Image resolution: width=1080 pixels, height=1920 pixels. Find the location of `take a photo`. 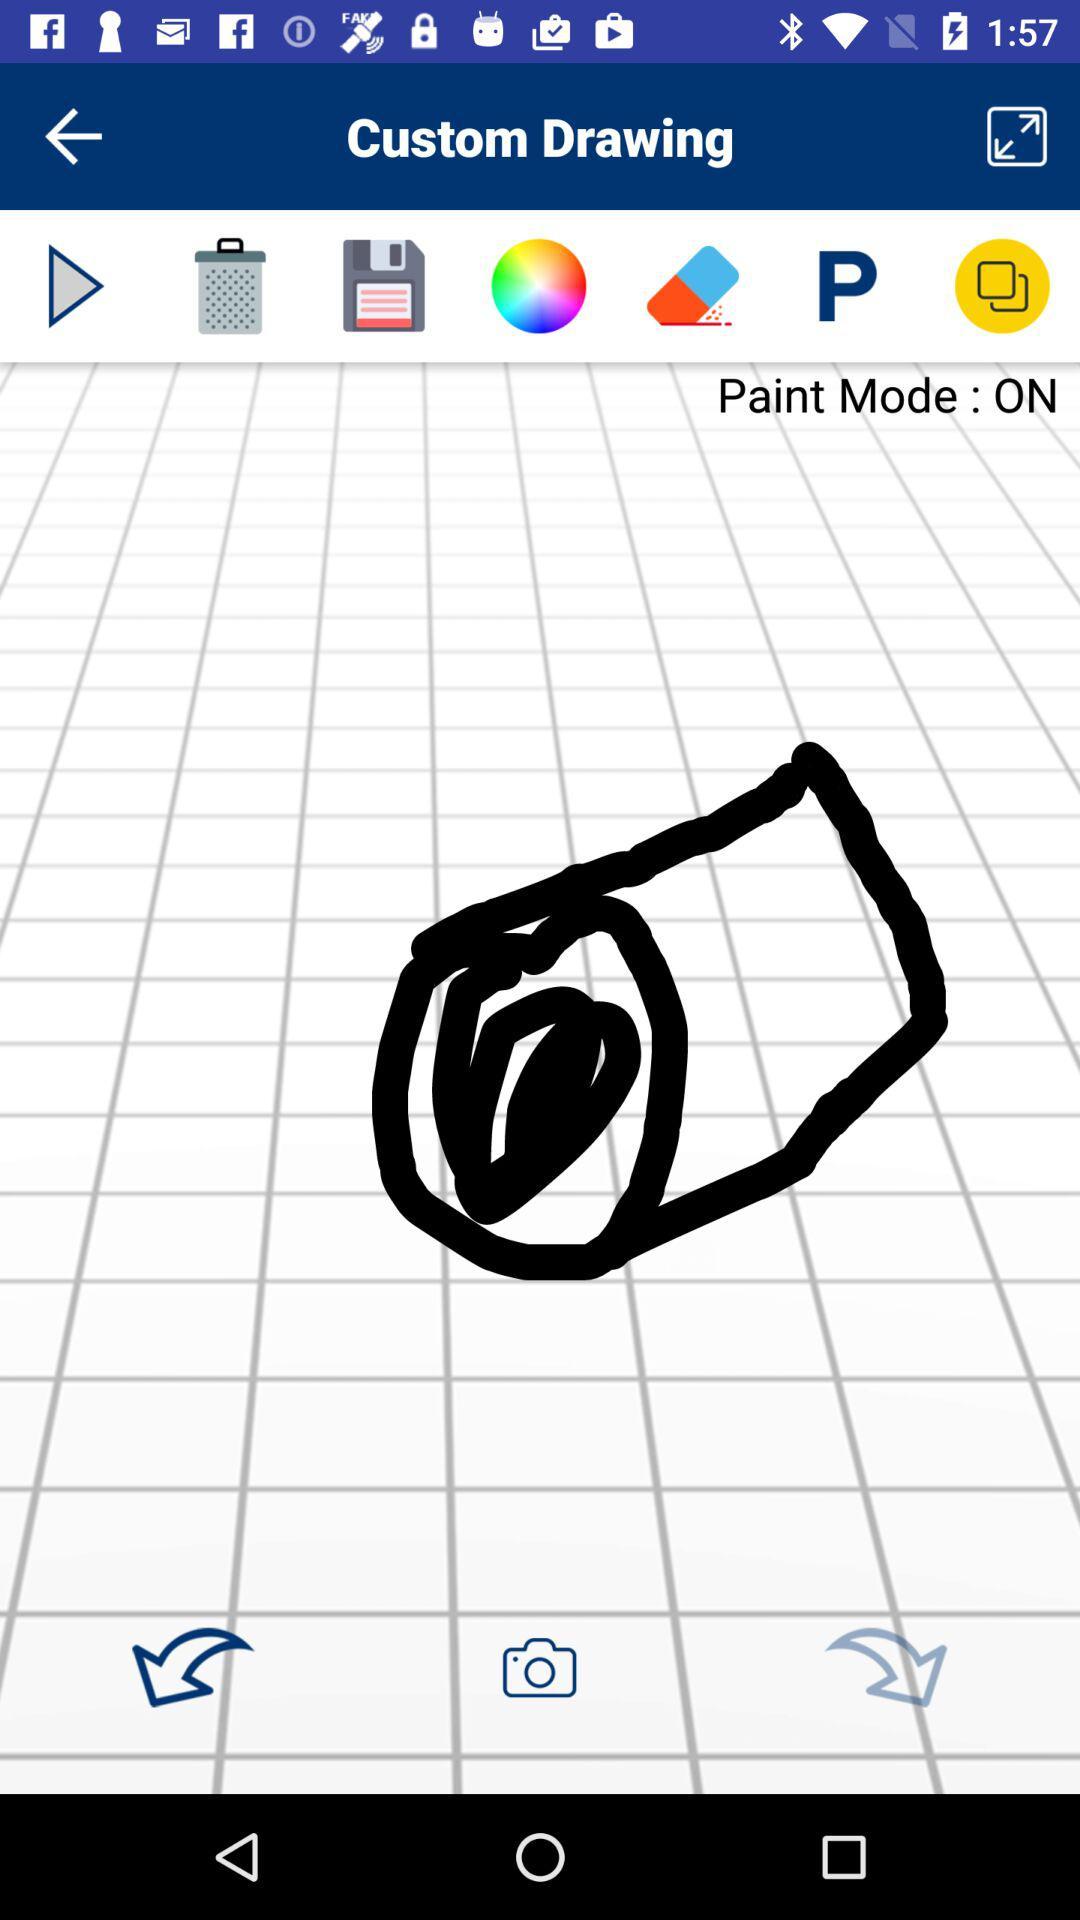

take a photo is located at coordinates (538, 1667).